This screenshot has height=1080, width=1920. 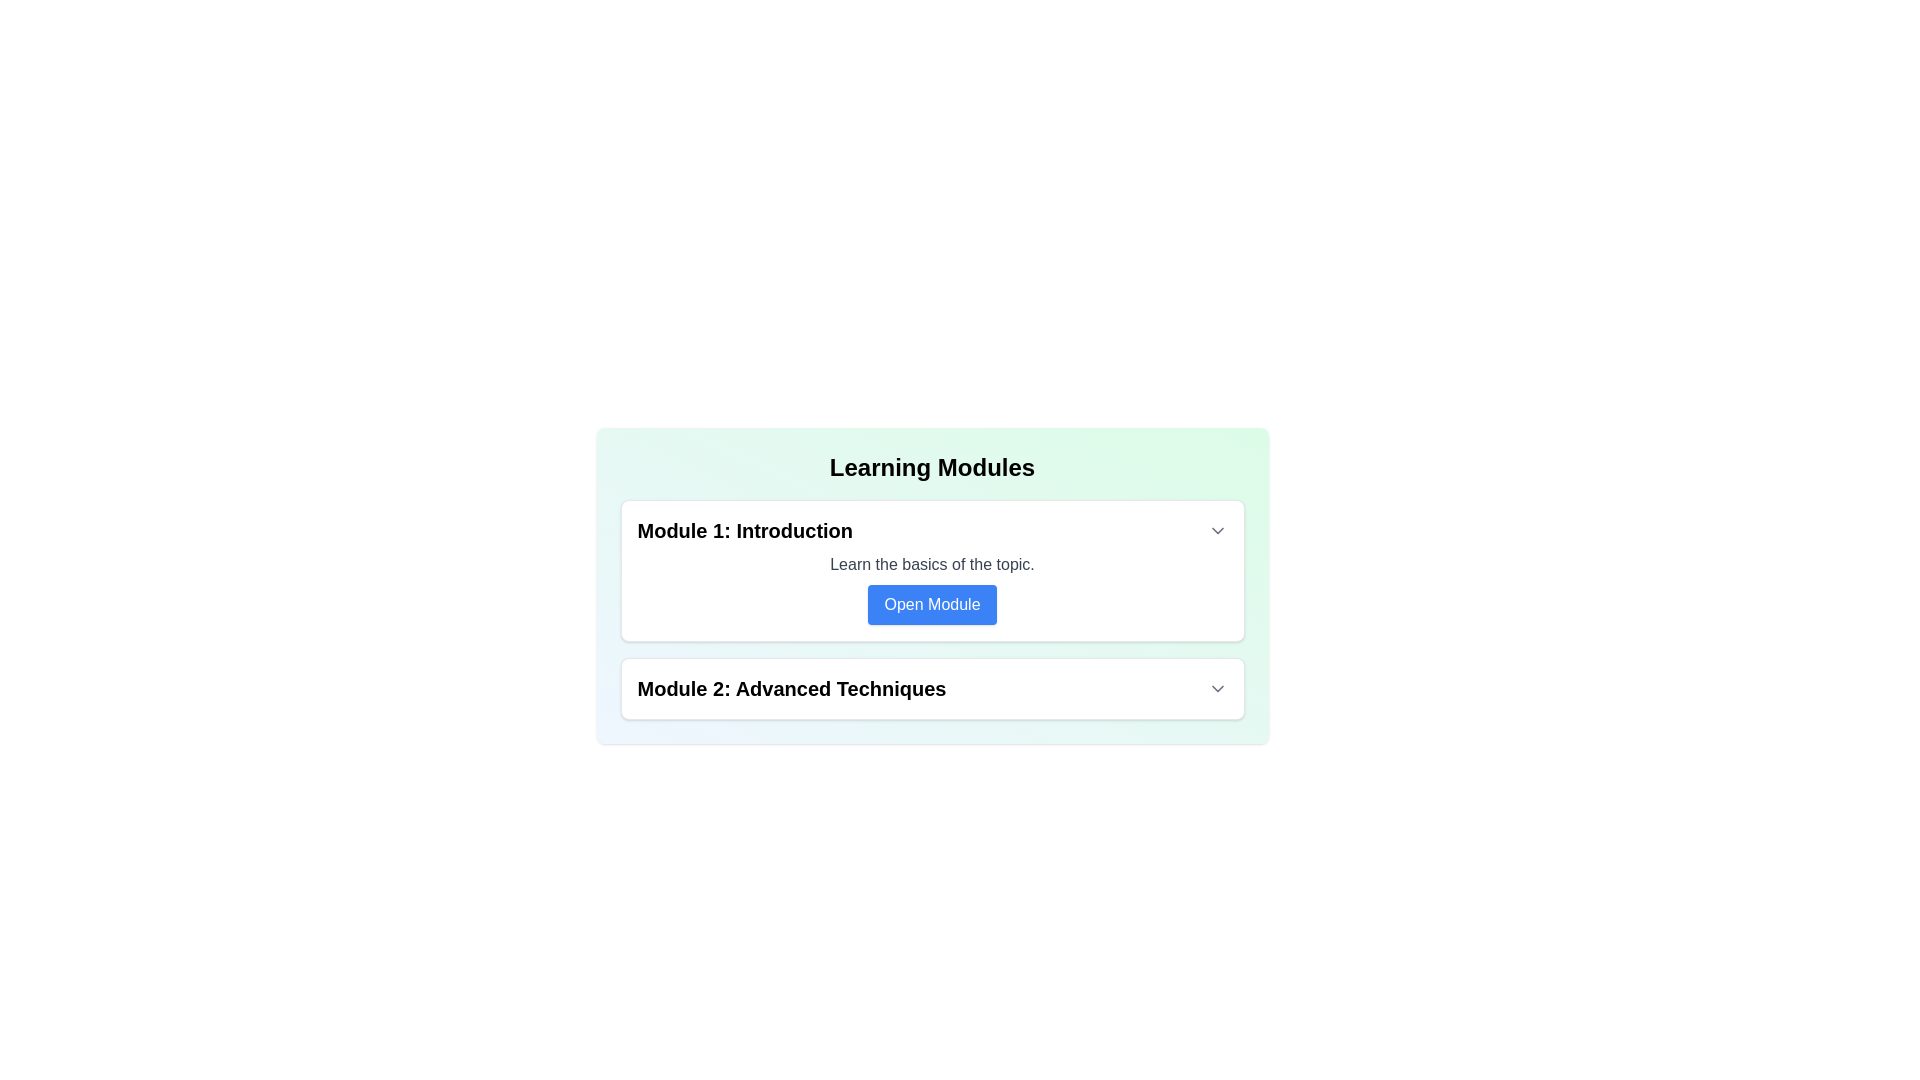 What do you see at coordinates (931, 604) in the screenshot?
I see `the button with rounded edges, blue background, and white text reading 'Open Module' located below the 'Learn the basics of the topic' text in the 'Module 1: Introduction' section` at bounding box center [931, 604].